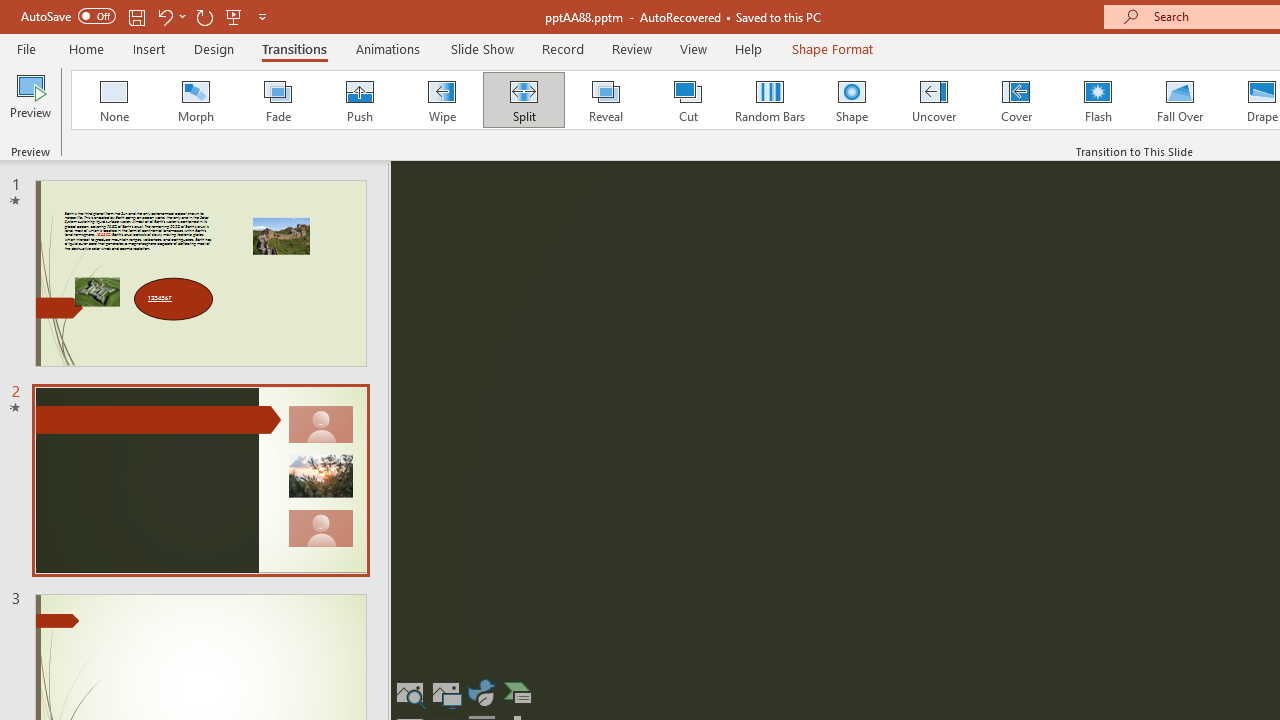 Image resolution: width=1280 pixels, height=720 pixels. I want to click on 'Pictures', so click(445, 692).